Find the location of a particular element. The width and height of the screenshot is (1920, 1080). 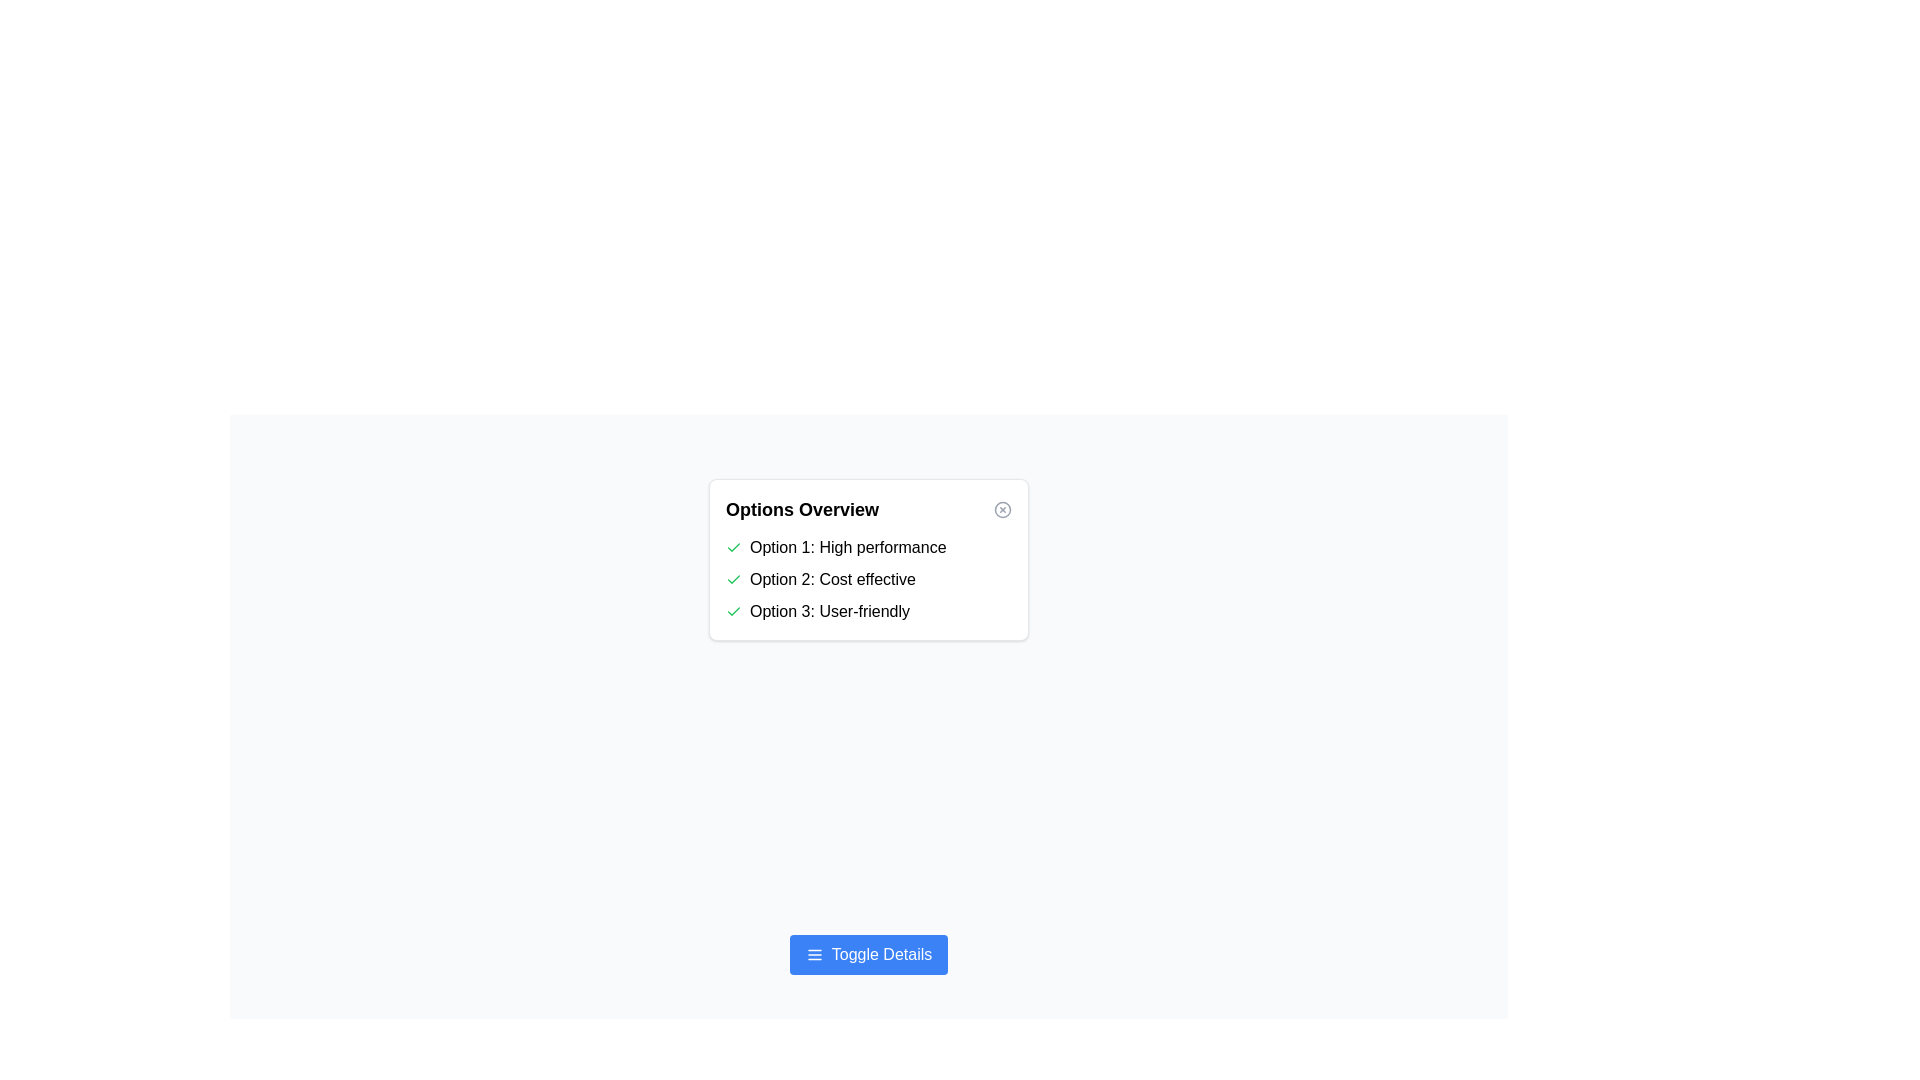

the text label displaying 'High performance' in the 'Options Overview' card, which is the first option in the selectable list is located at coordinates (848, 547).